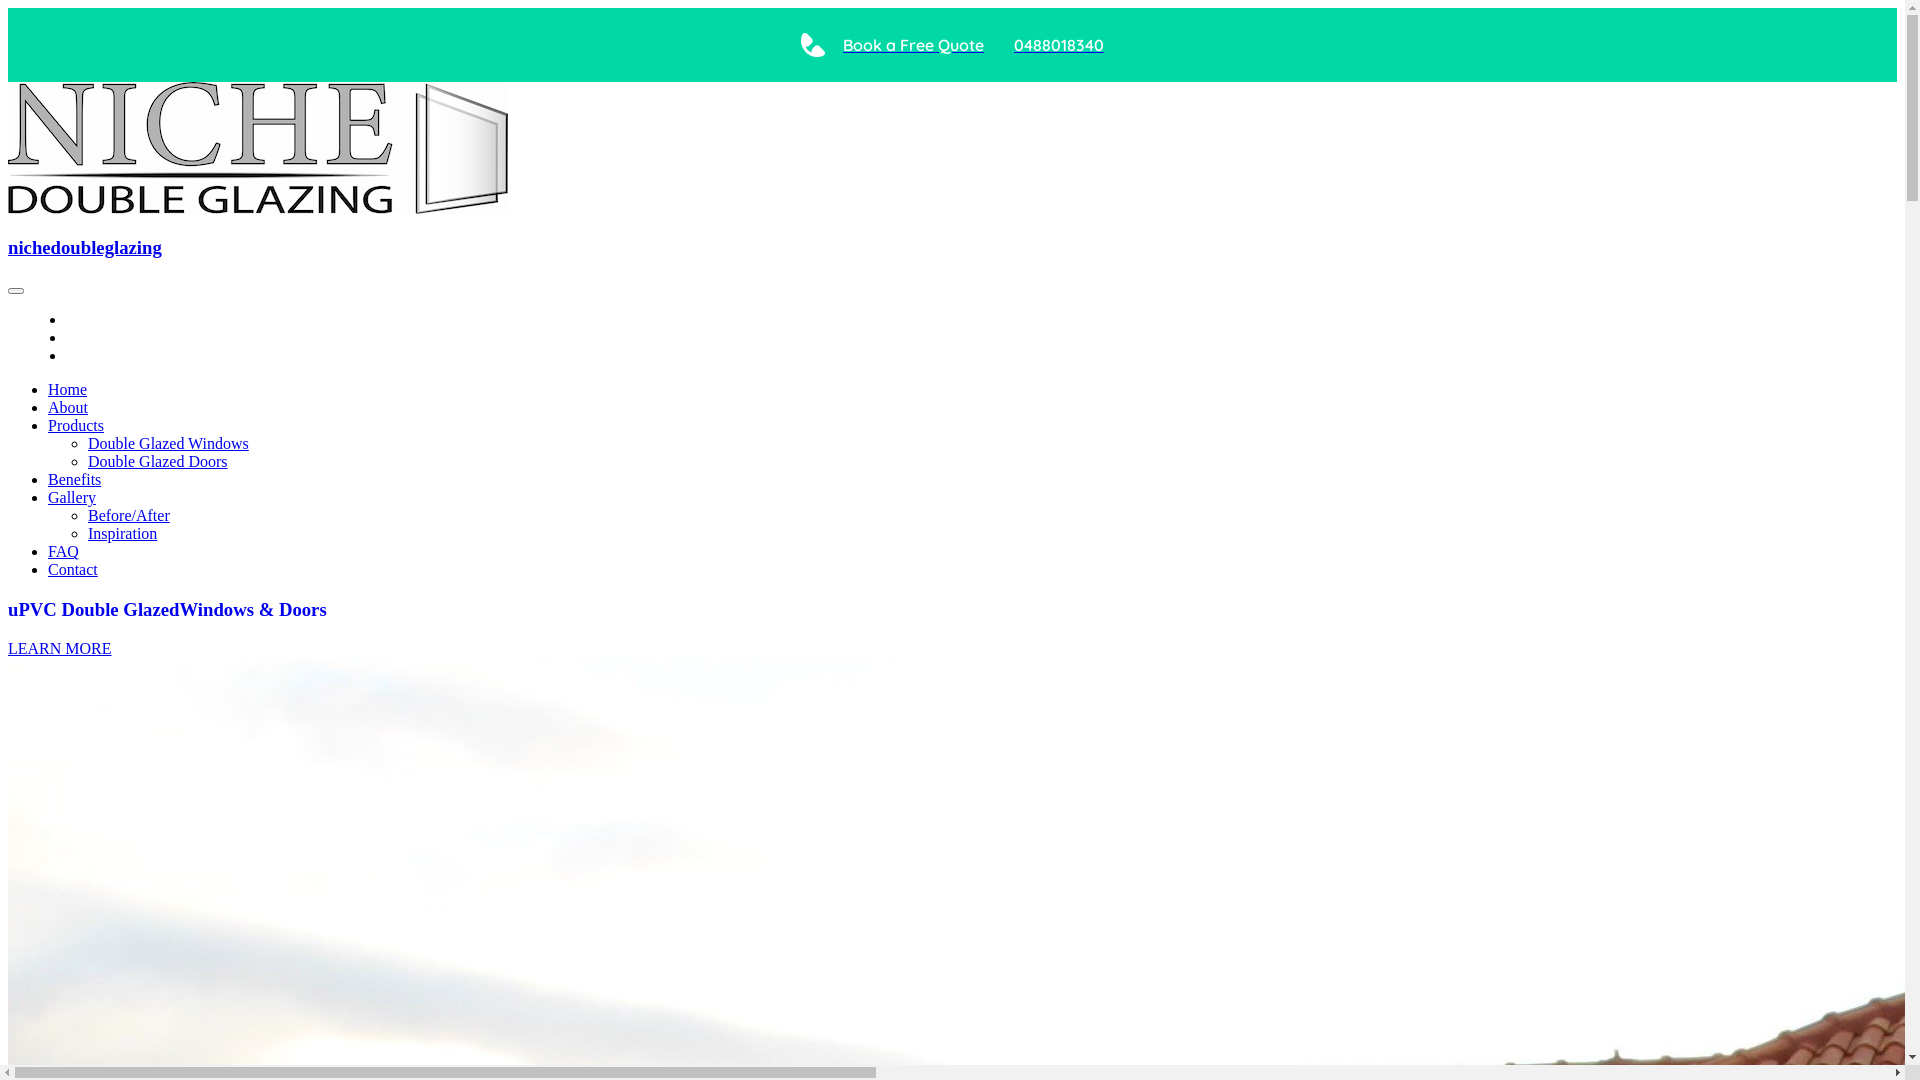 The width and height of the screenshot is (1920, 1080). I want to click on 'Contact', so click(72, 569).